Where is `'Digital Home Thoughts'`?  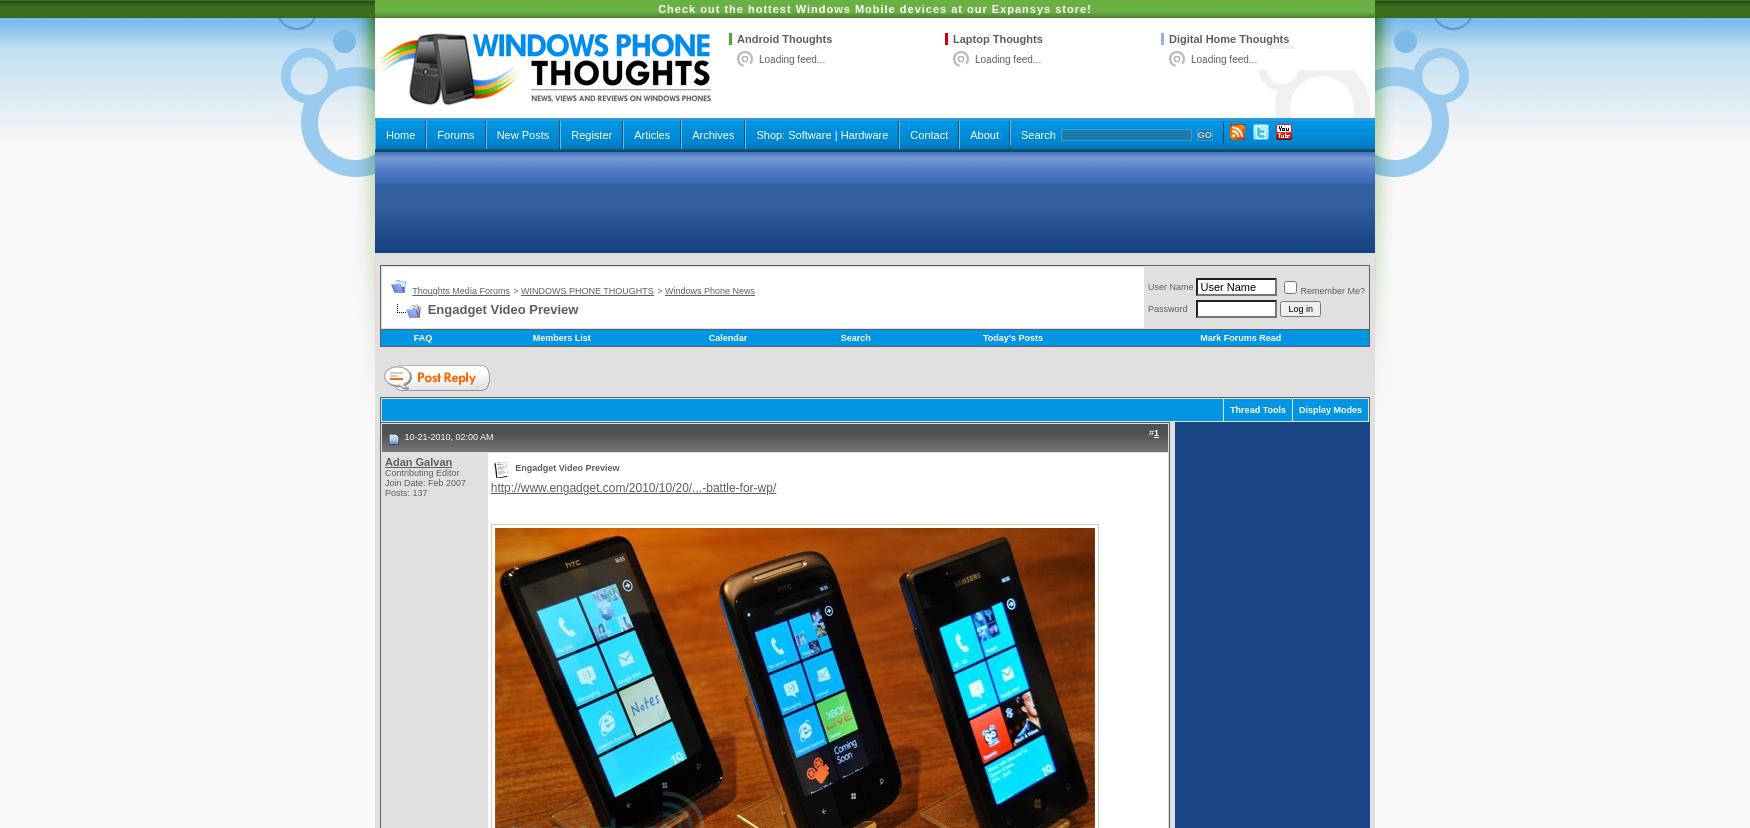 'Digital Home Thoughts' is located at coordinates (1229, 37).